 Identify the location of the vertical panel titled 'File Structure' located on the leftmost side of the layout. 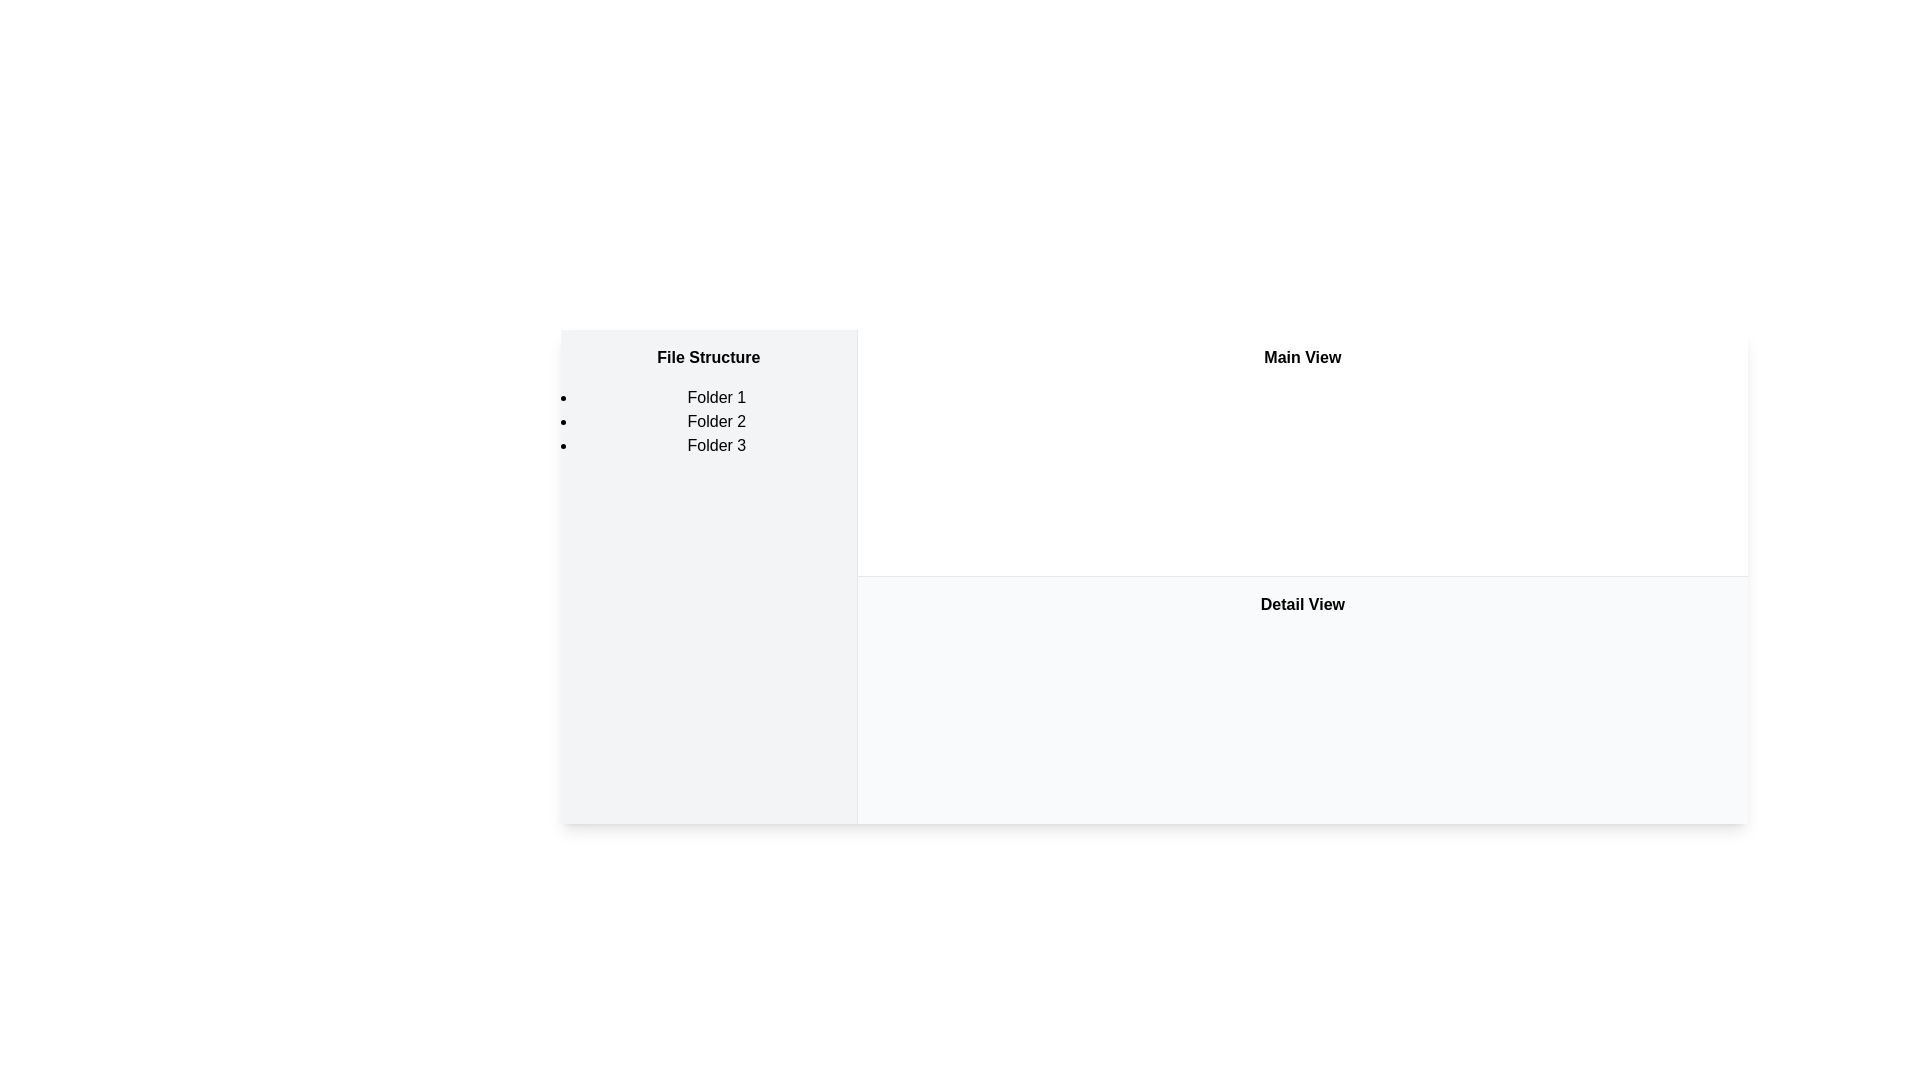
(709, 577).